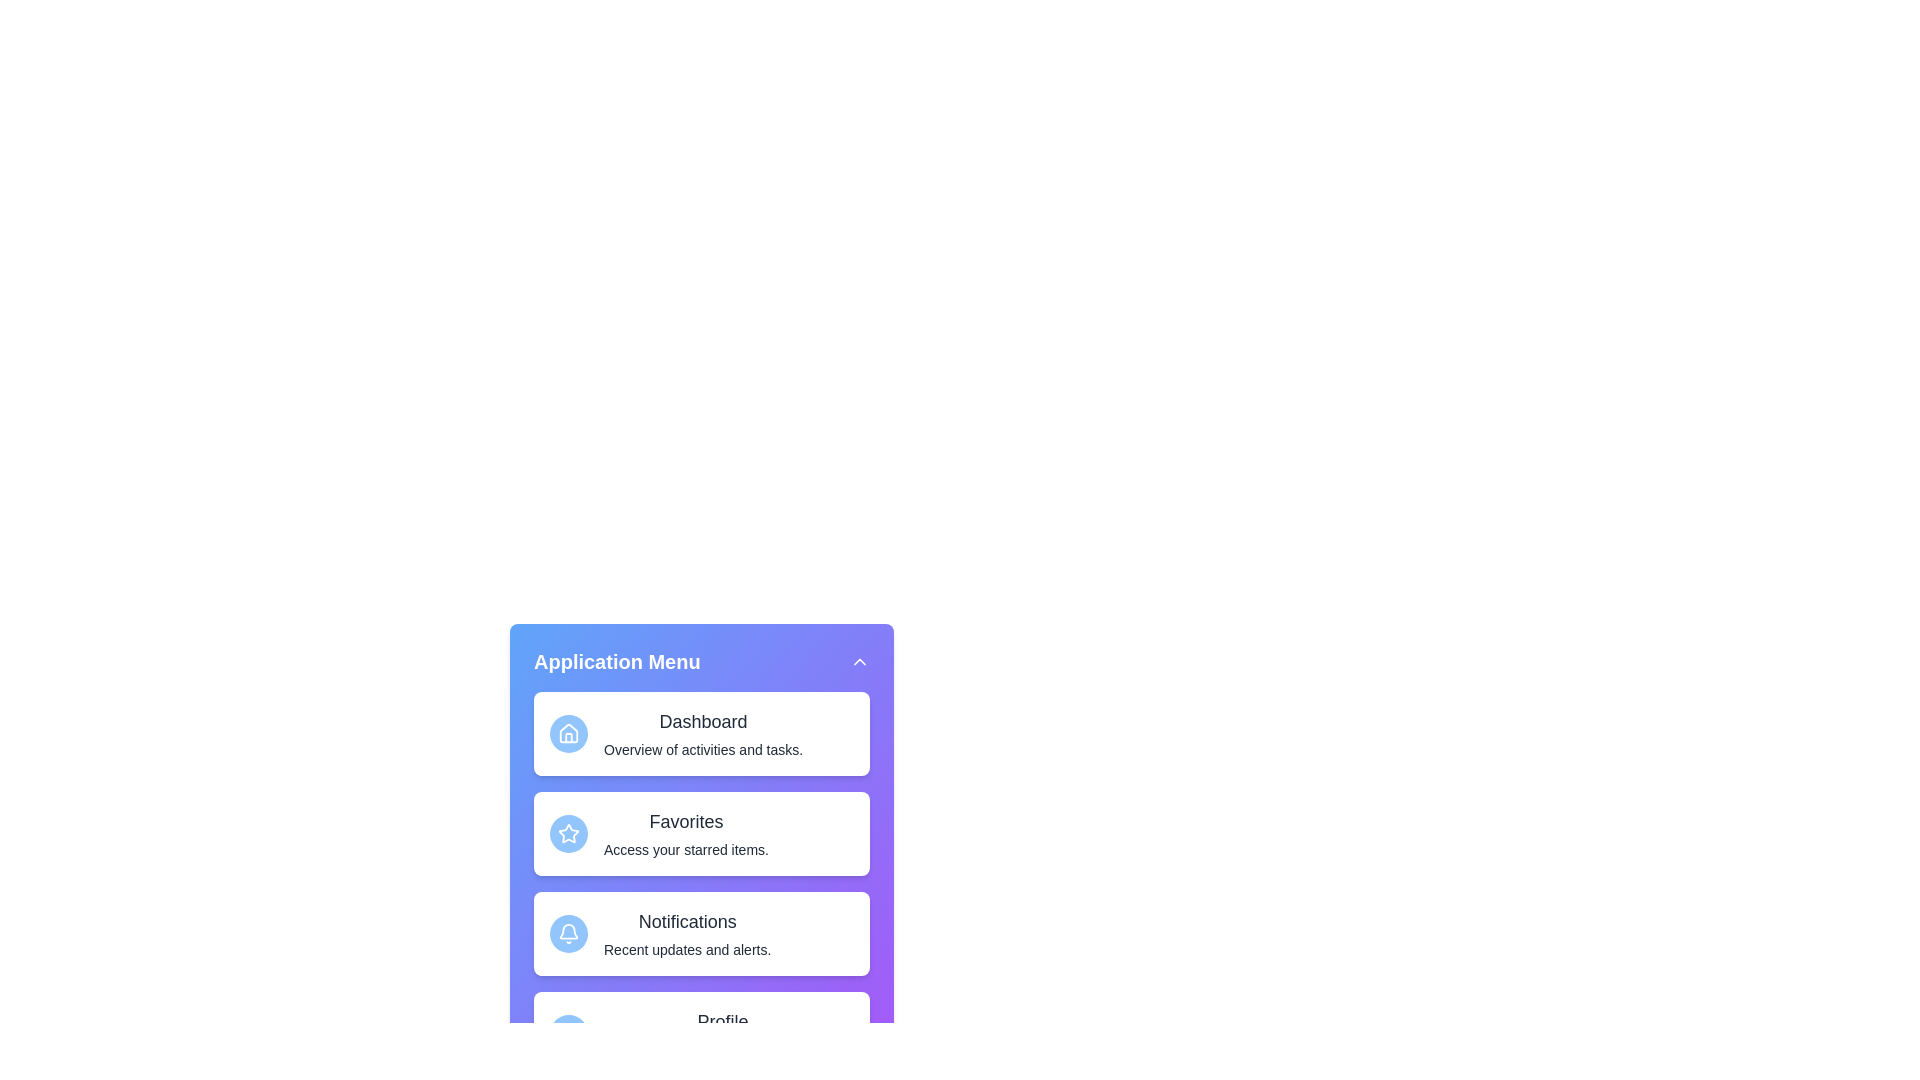  What do you see at coordinates (568, 833) in the screenshot?
I see `the icon of the menu item Favorites` at bounding box center [568, 833].